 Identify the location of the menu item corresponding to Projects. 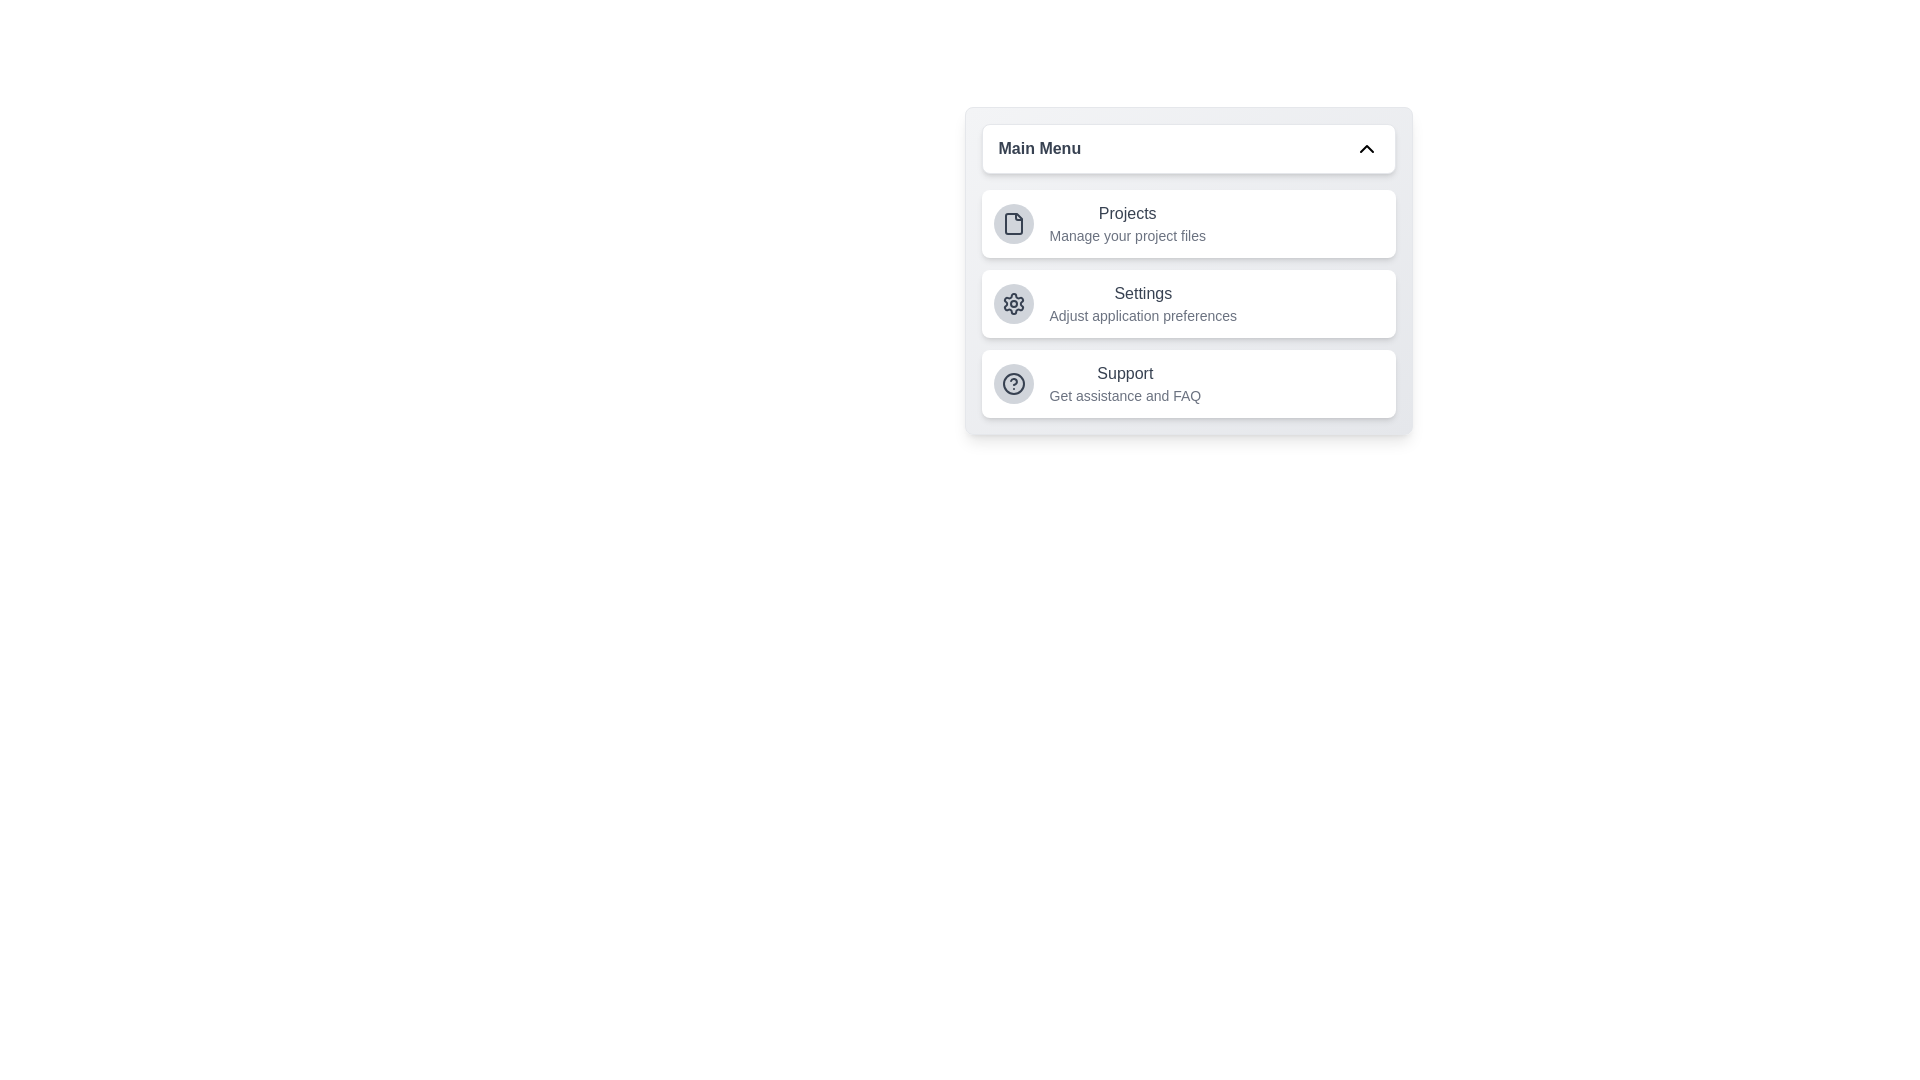
(1188, 223).